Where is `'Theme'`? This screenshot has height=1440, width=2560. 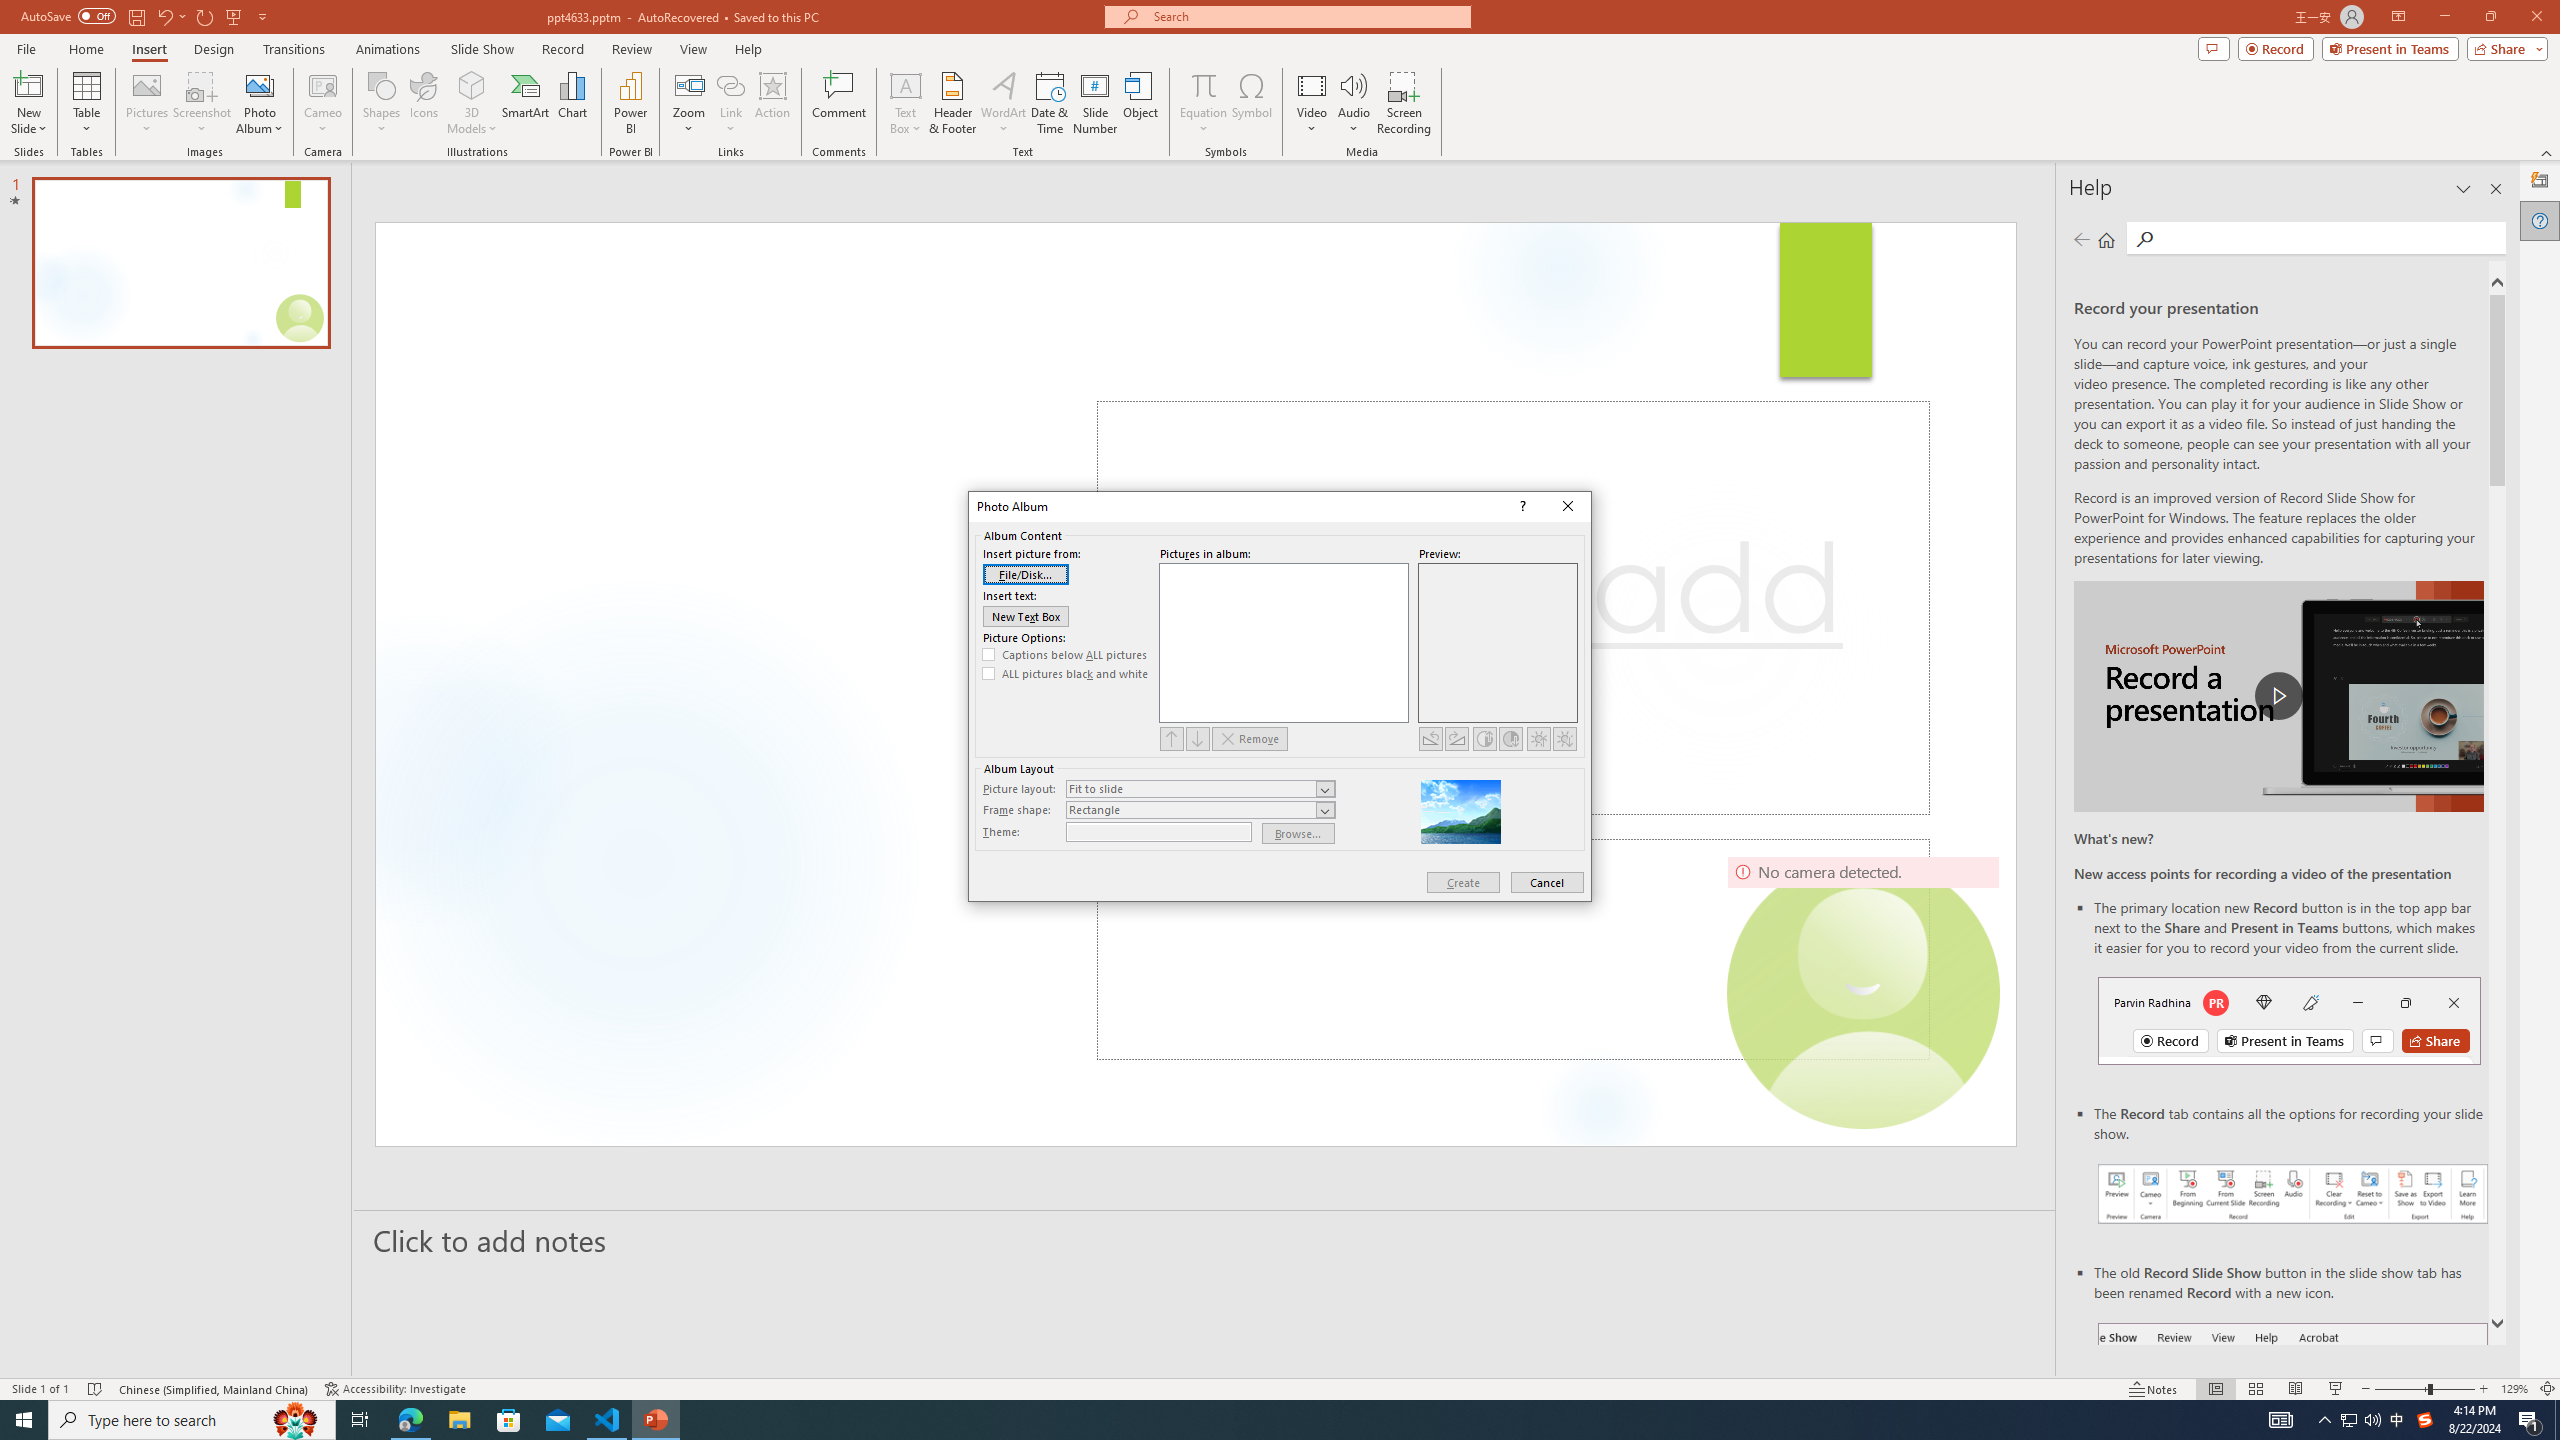 'Theme' is located at coordinates (1157, 831).